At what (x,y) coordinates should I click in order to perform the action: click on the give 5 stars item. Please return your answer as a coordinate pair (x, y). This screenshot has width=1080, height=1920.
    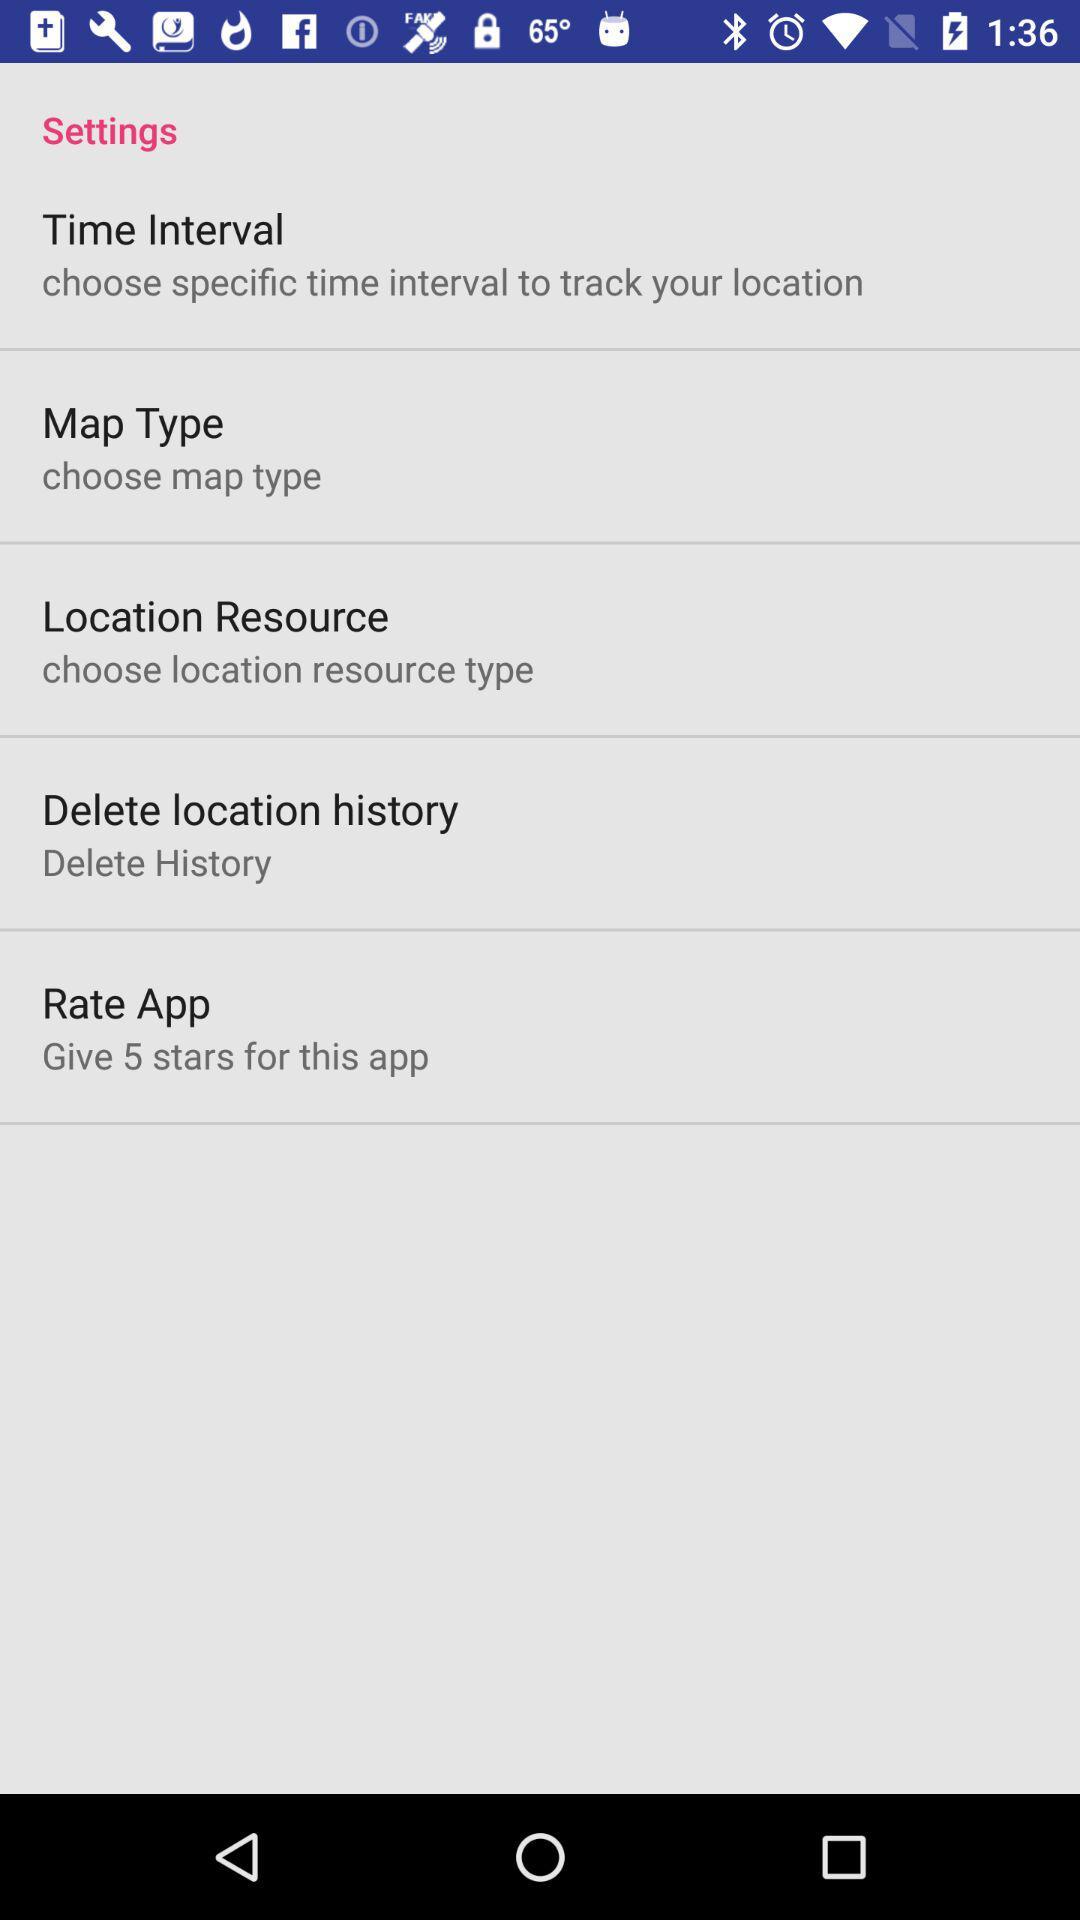
    Looking at the image, I should click on (234, 1054).